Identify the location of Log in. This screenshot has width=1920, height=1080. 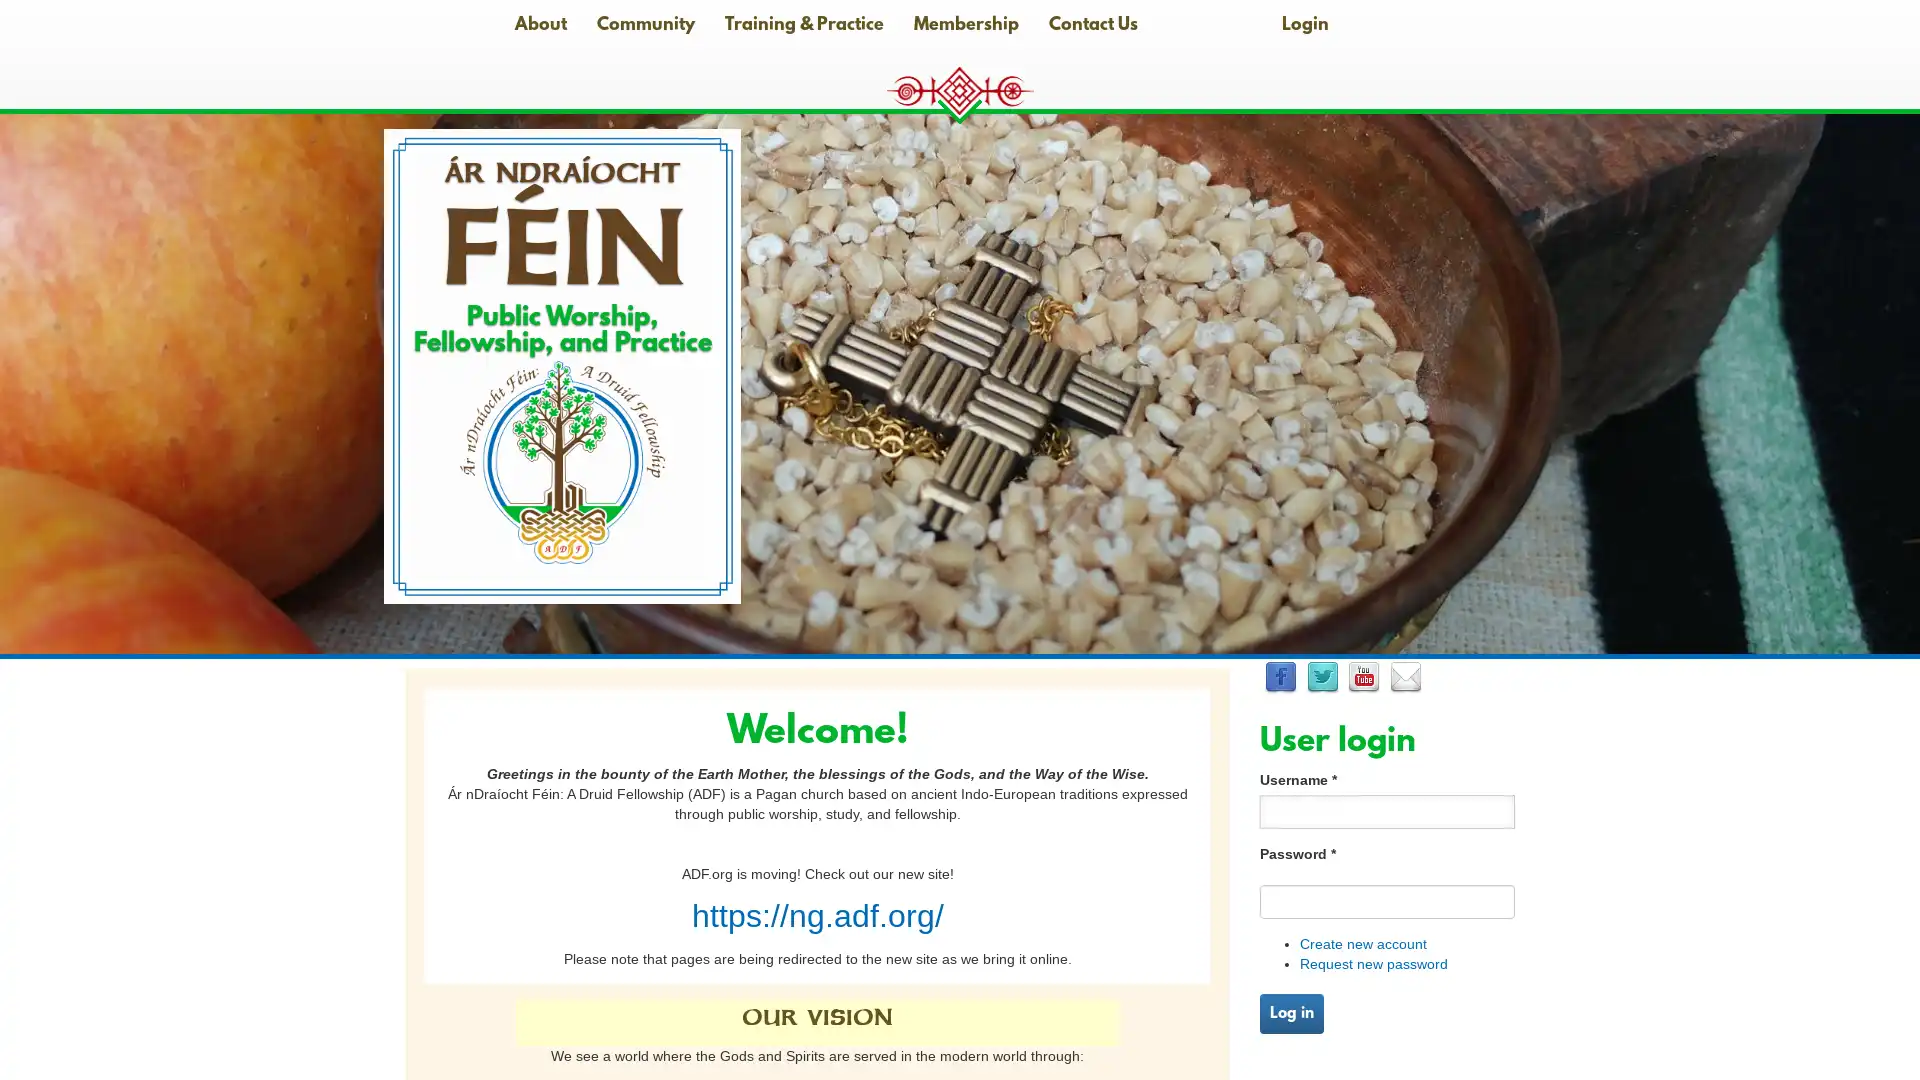
(1291, 1013).